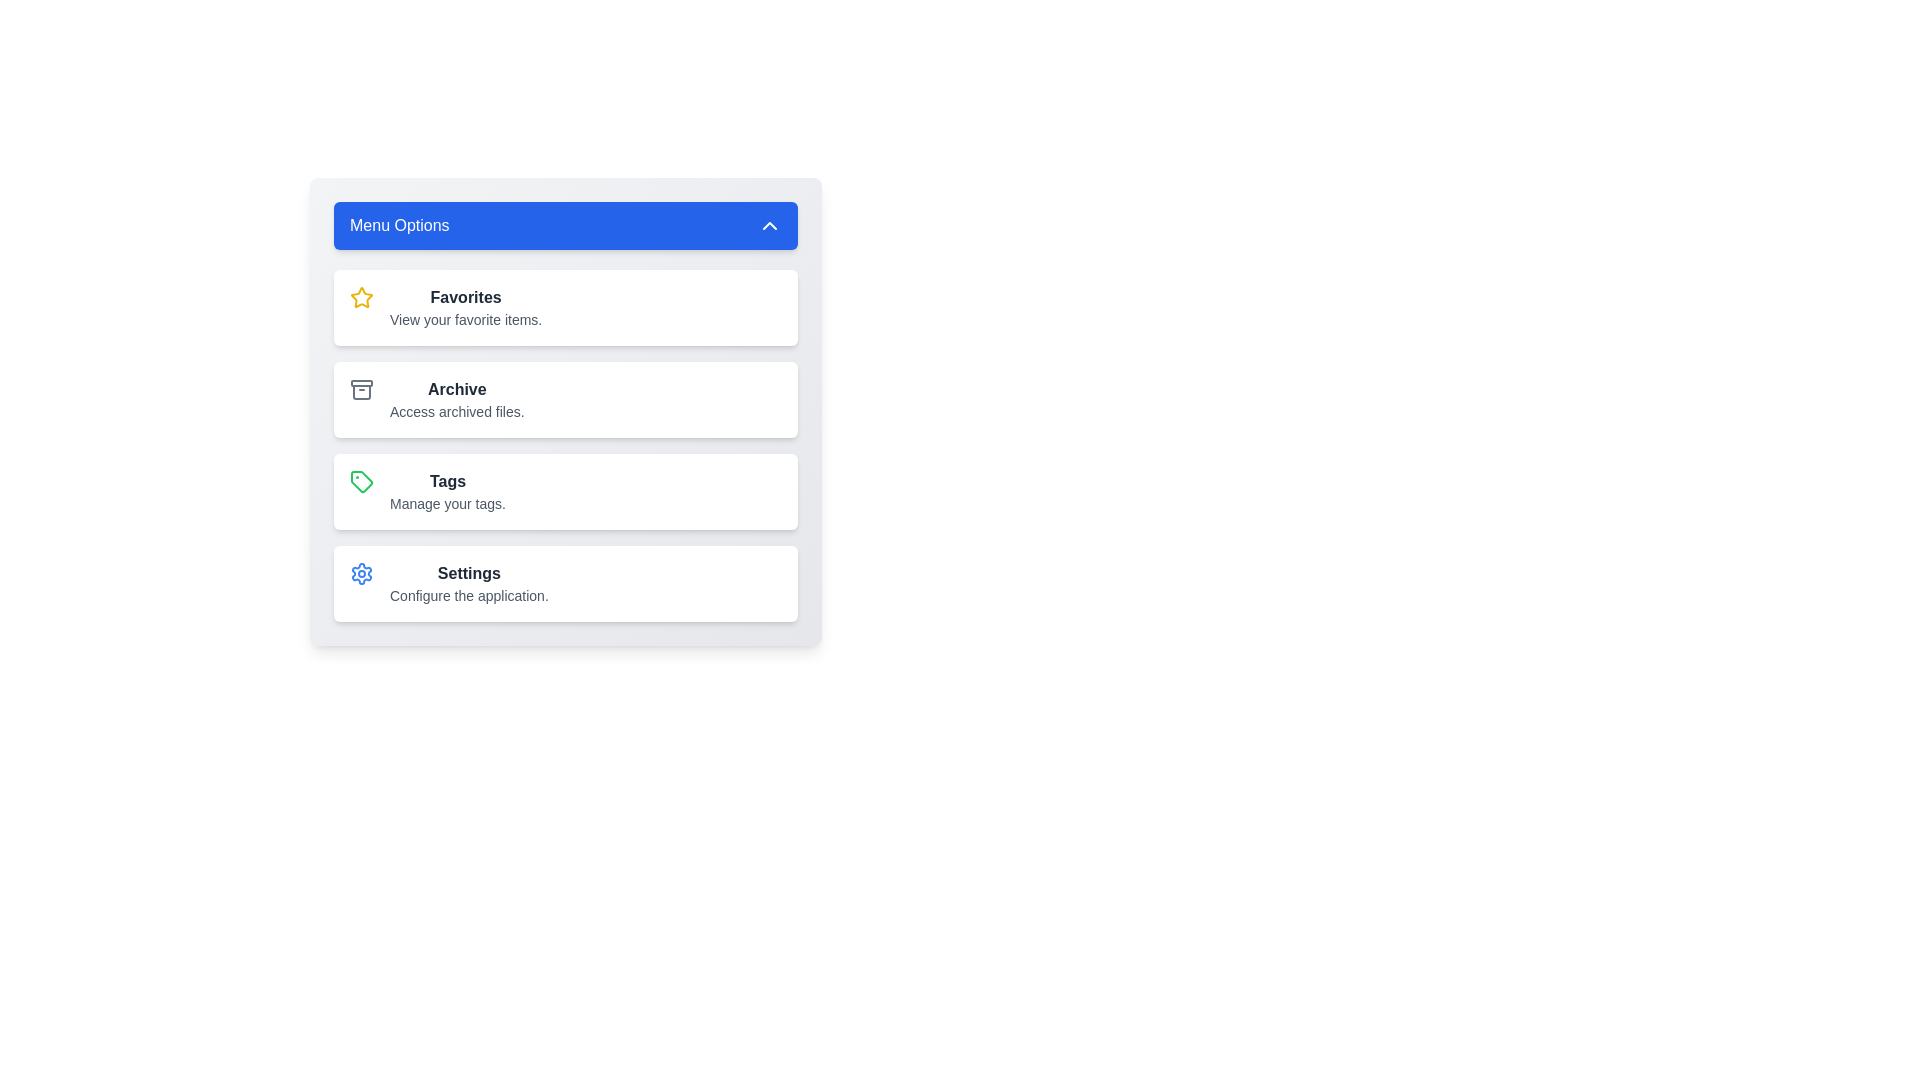  Describe the element at coordinates (468, 574) in the screenshot. I see `the Text label that serves as a heading for the associated menu item, located in the vertical menu layout below the 'Tags' item` at that location.